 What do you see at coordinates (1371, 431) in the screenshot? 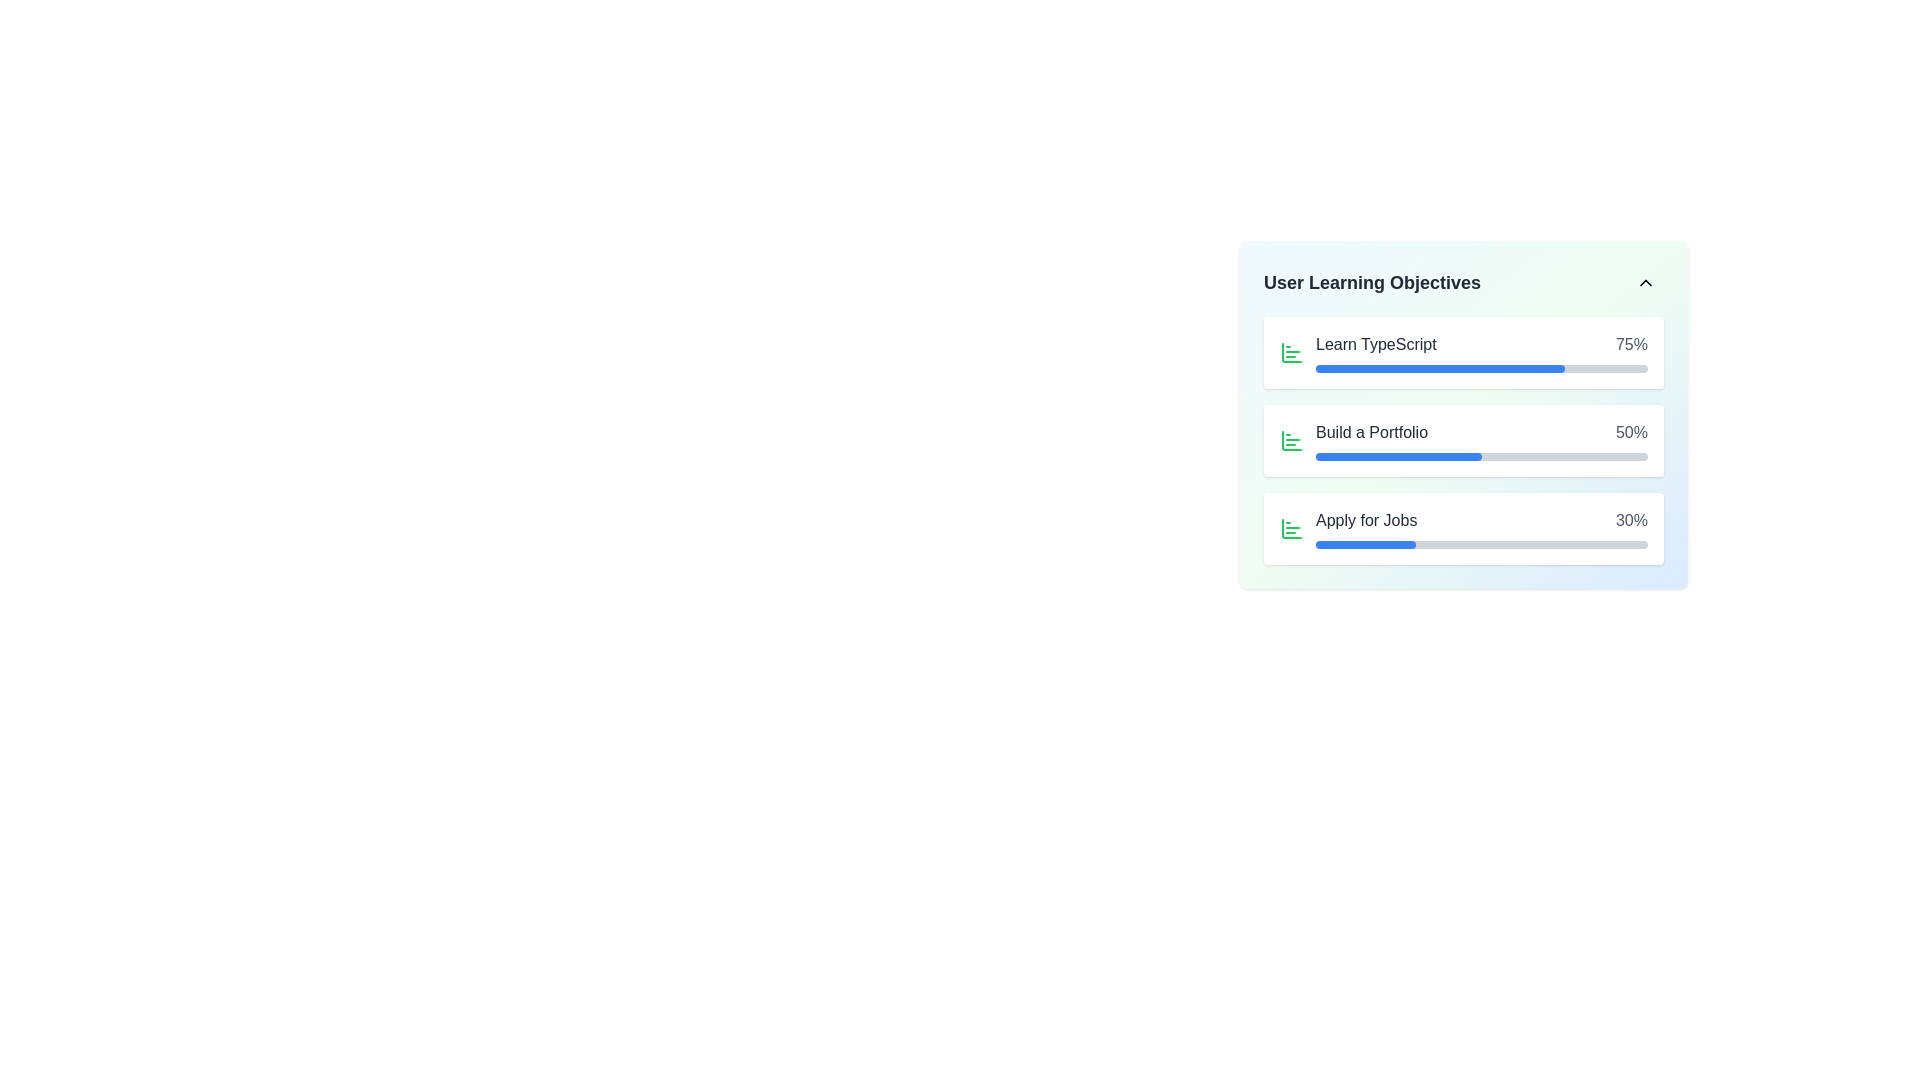
I see `the Text label that displays the title of a learning objective` at bounding box center [1371, 431].